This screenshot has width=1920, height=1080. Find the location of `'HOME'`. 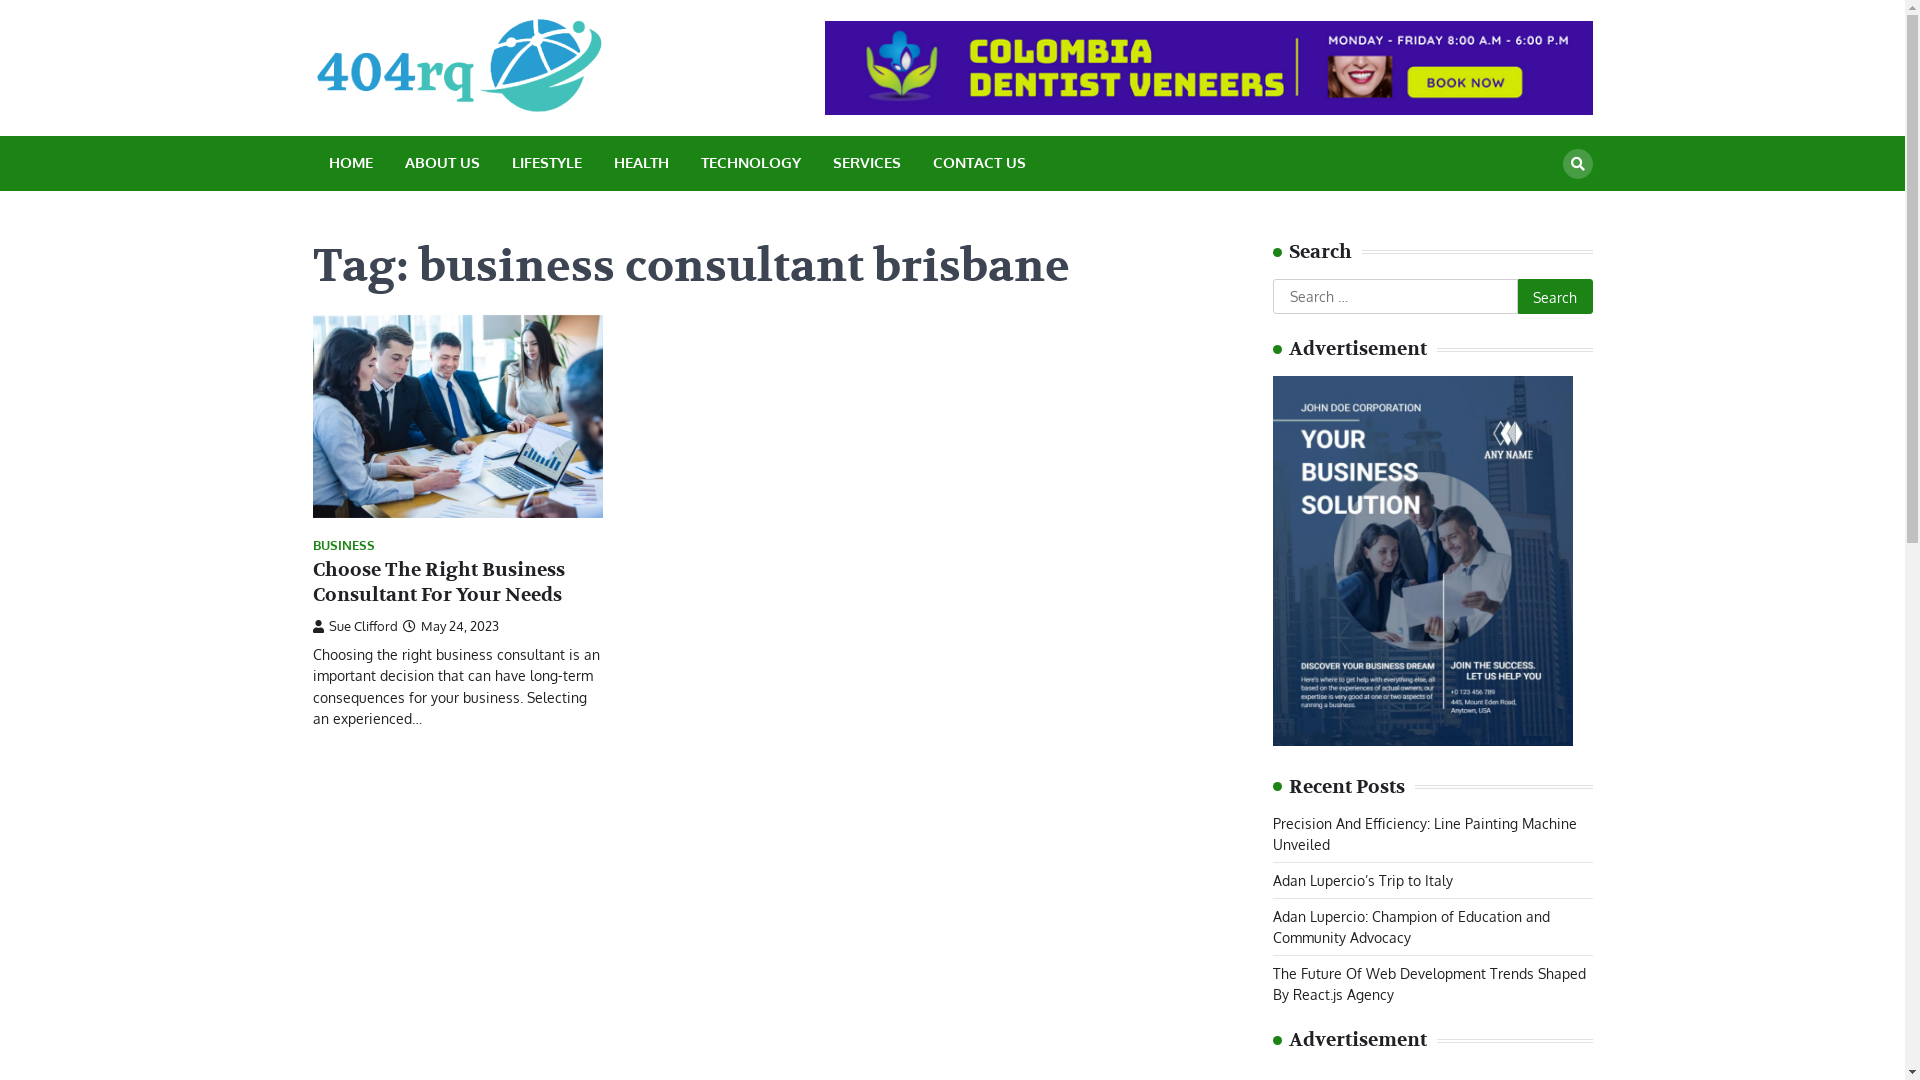

'HOME' is located at coordinates (350, 162).